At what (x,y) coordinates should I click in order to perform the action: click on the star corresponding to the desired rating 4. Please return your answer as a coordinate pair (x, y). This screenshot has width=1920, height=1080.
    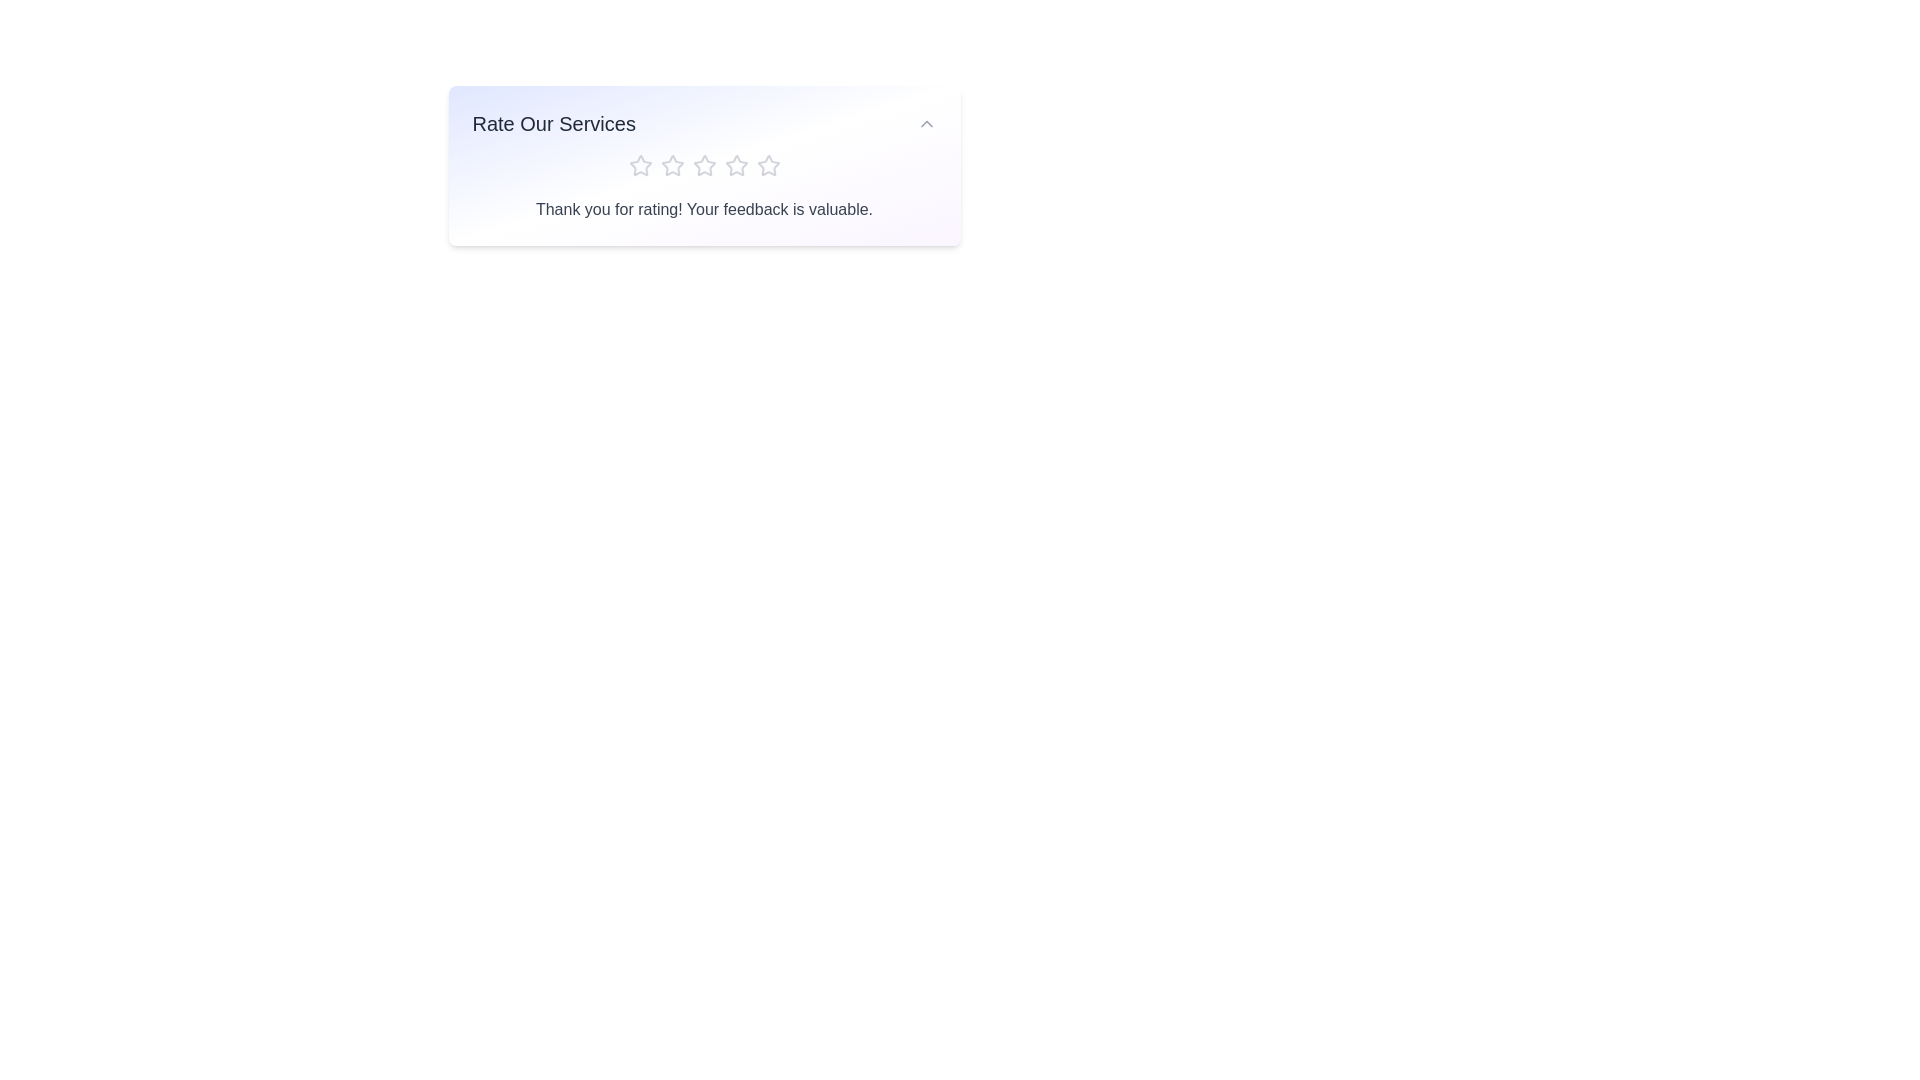
    Looking at the image, I should click on (735, 164).